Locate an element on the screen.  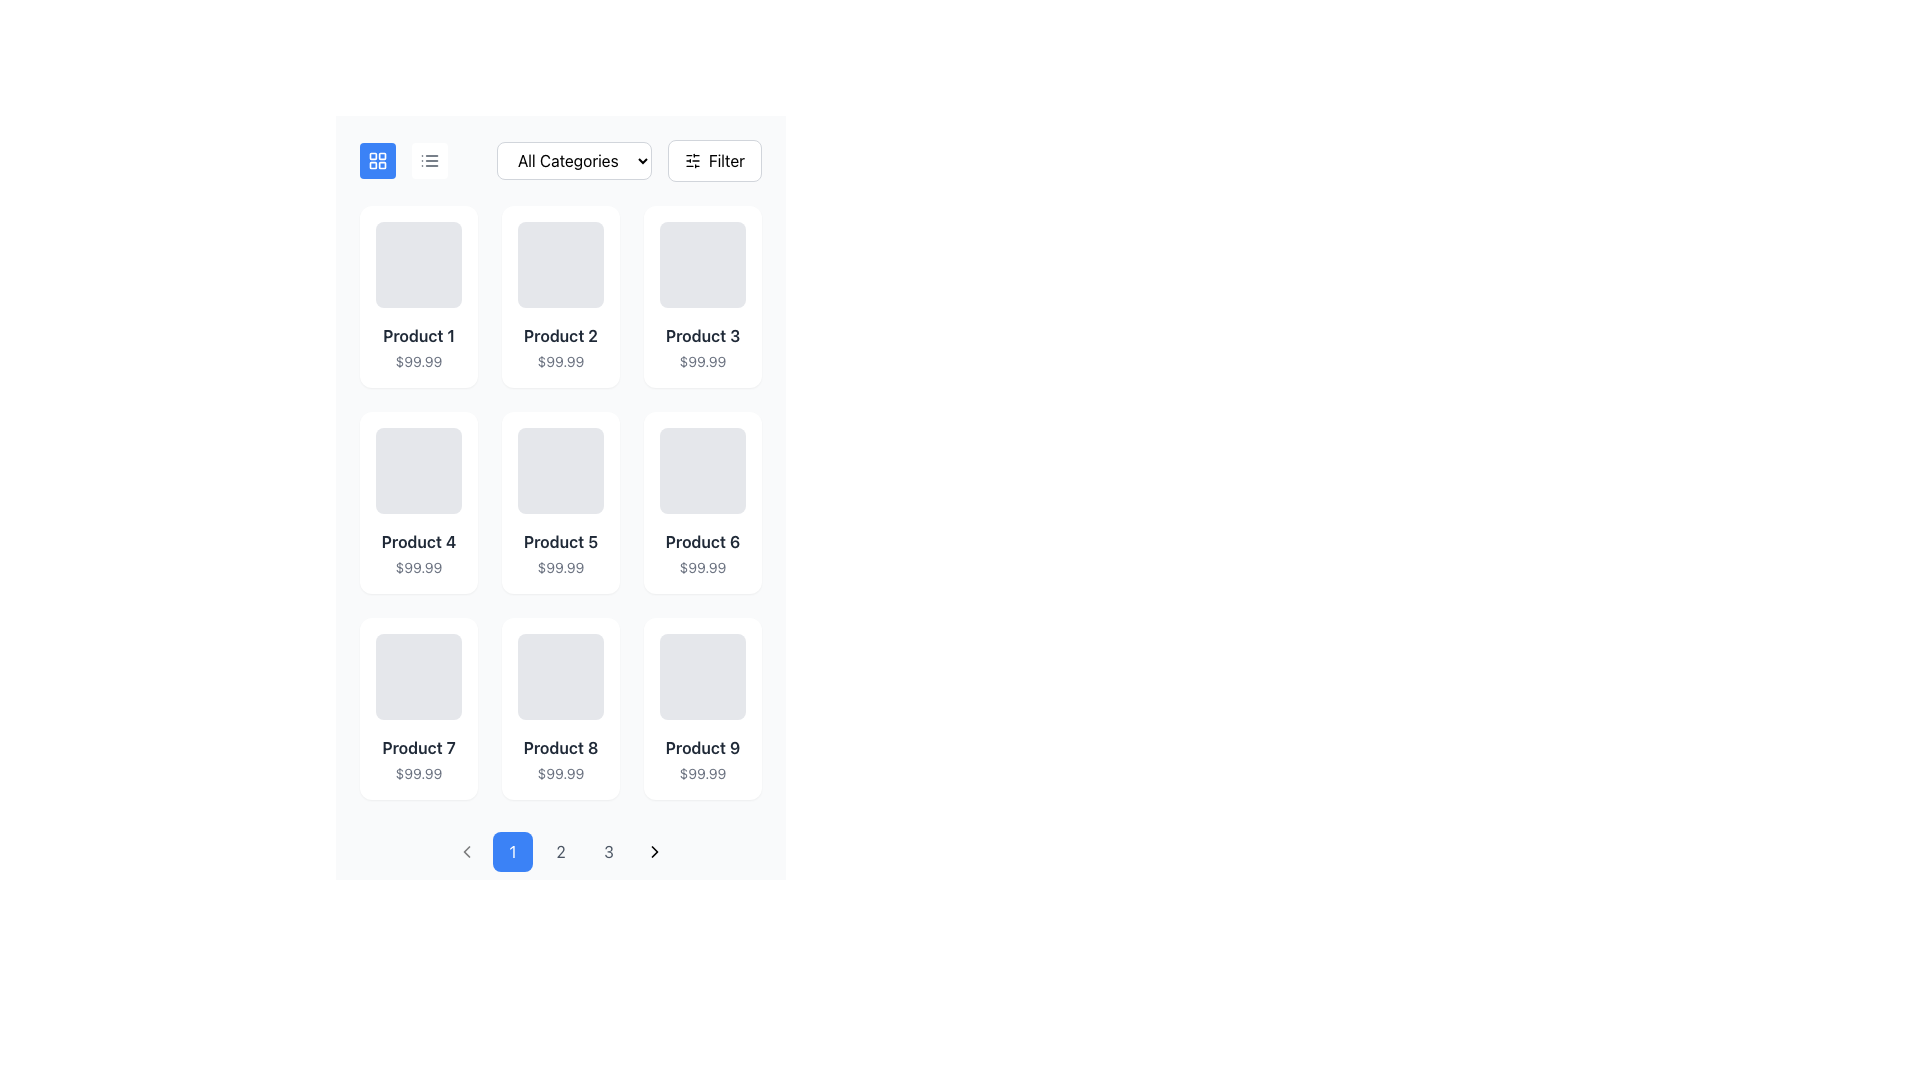
the cost of 'Product 5' is located at coordinates (560, 567).